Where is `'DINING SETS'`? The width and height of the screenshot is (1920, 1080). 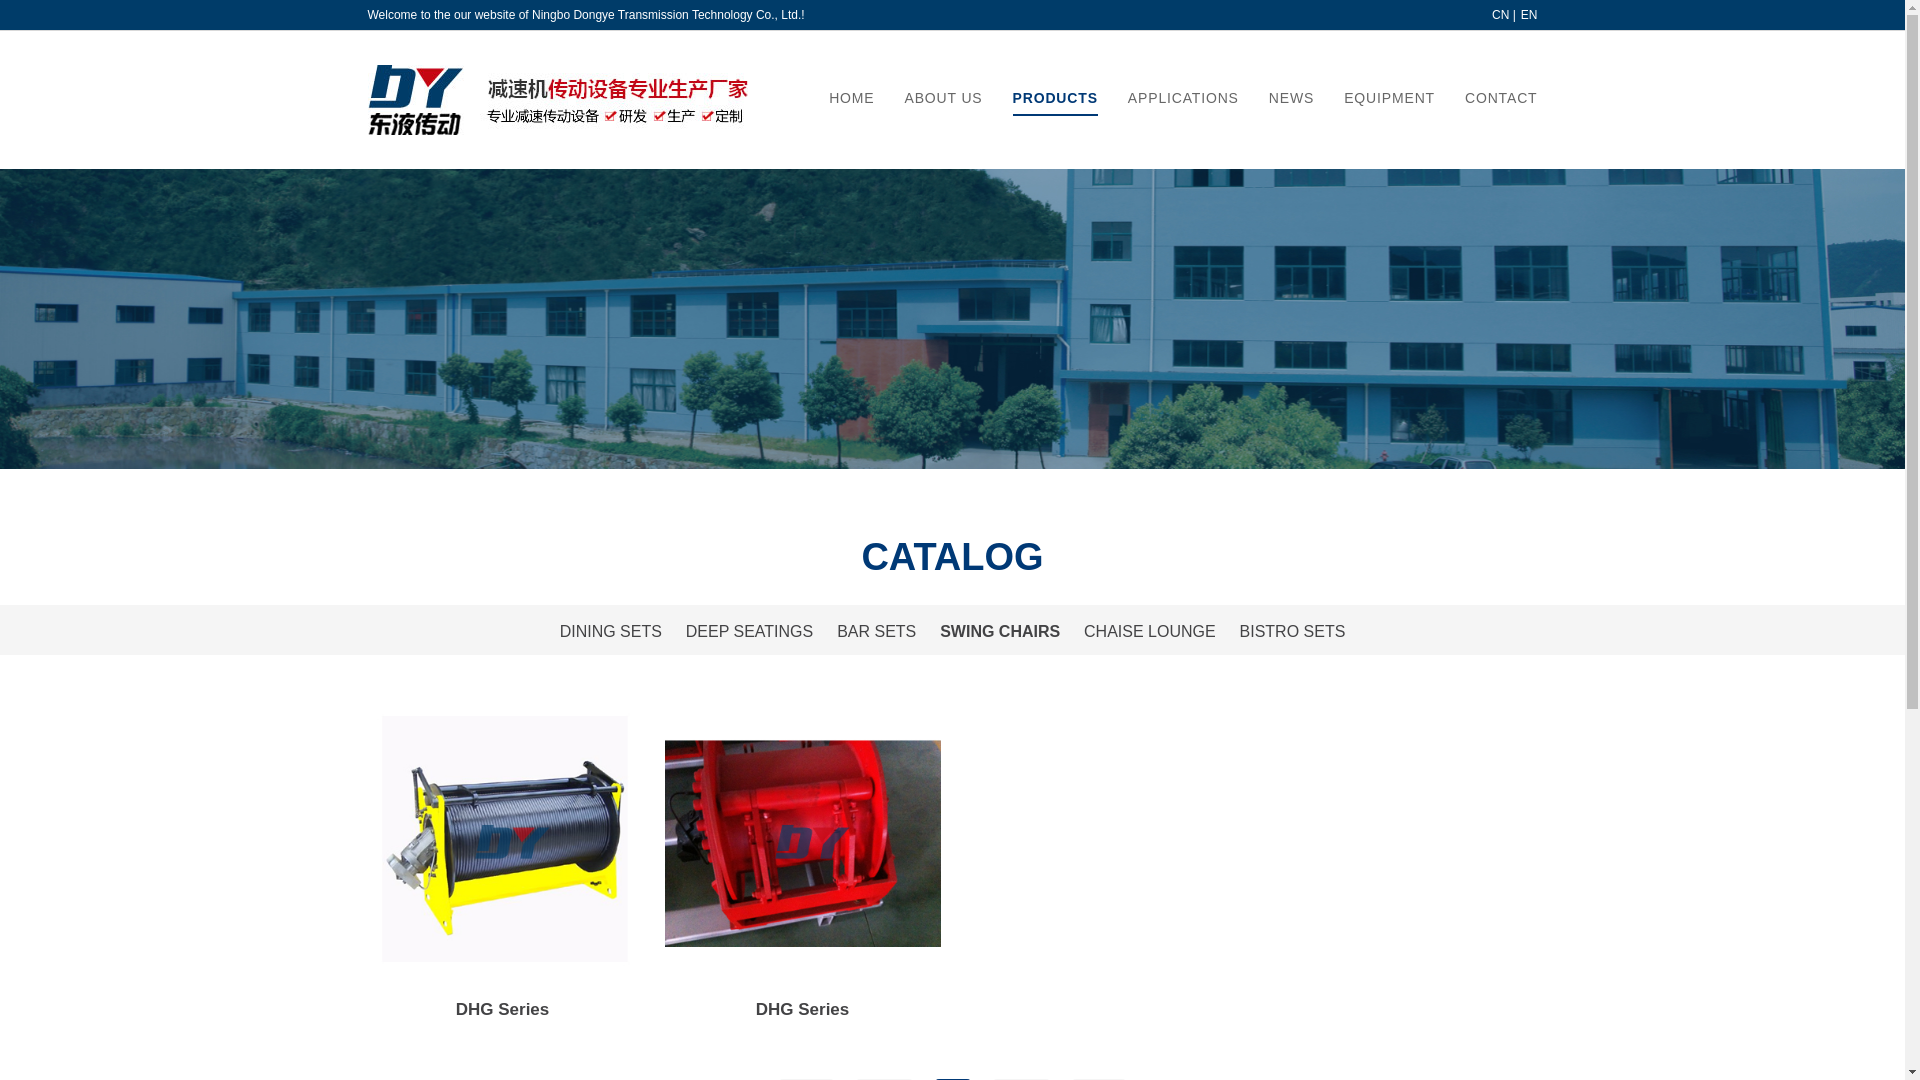 'DINING SETS' is located at coordinates (609, 631).